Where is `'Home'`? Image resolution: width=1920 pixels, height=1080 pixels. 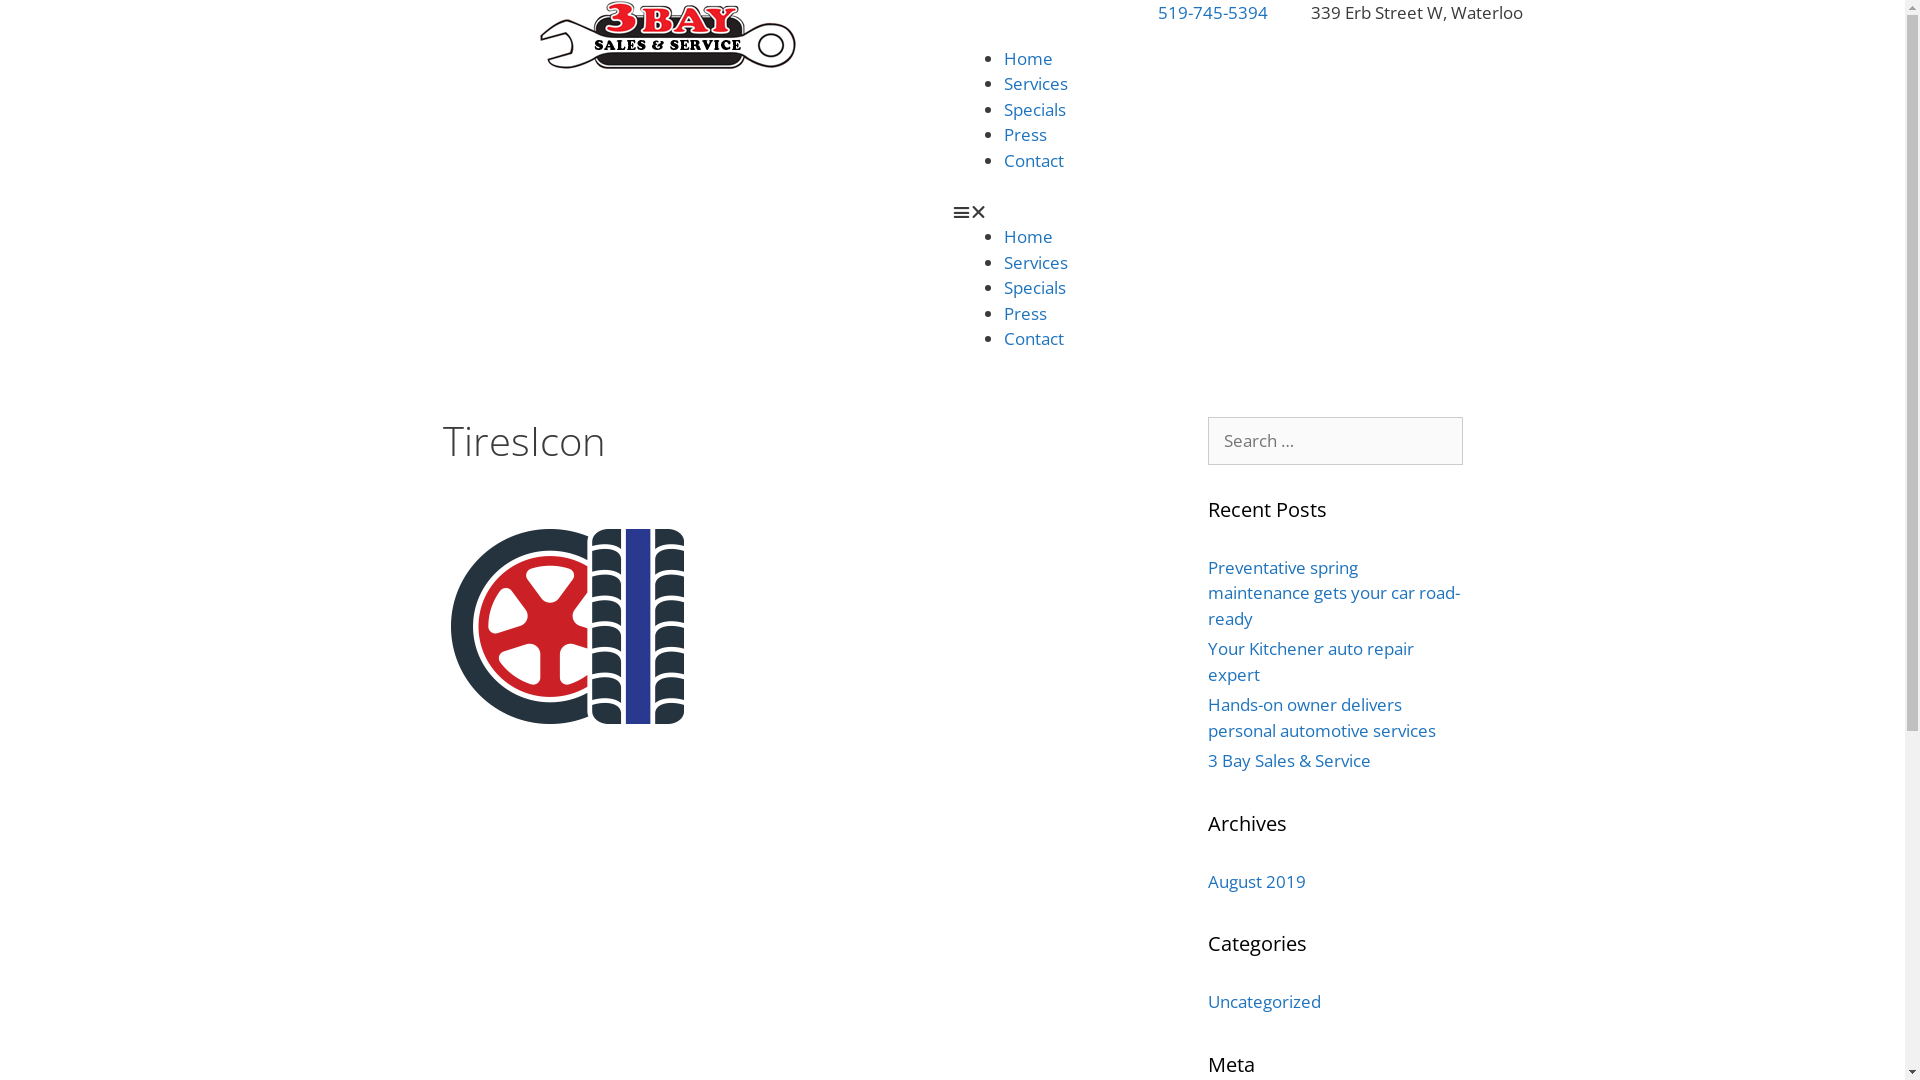 'Home' is located at coordinates (1028, 235).